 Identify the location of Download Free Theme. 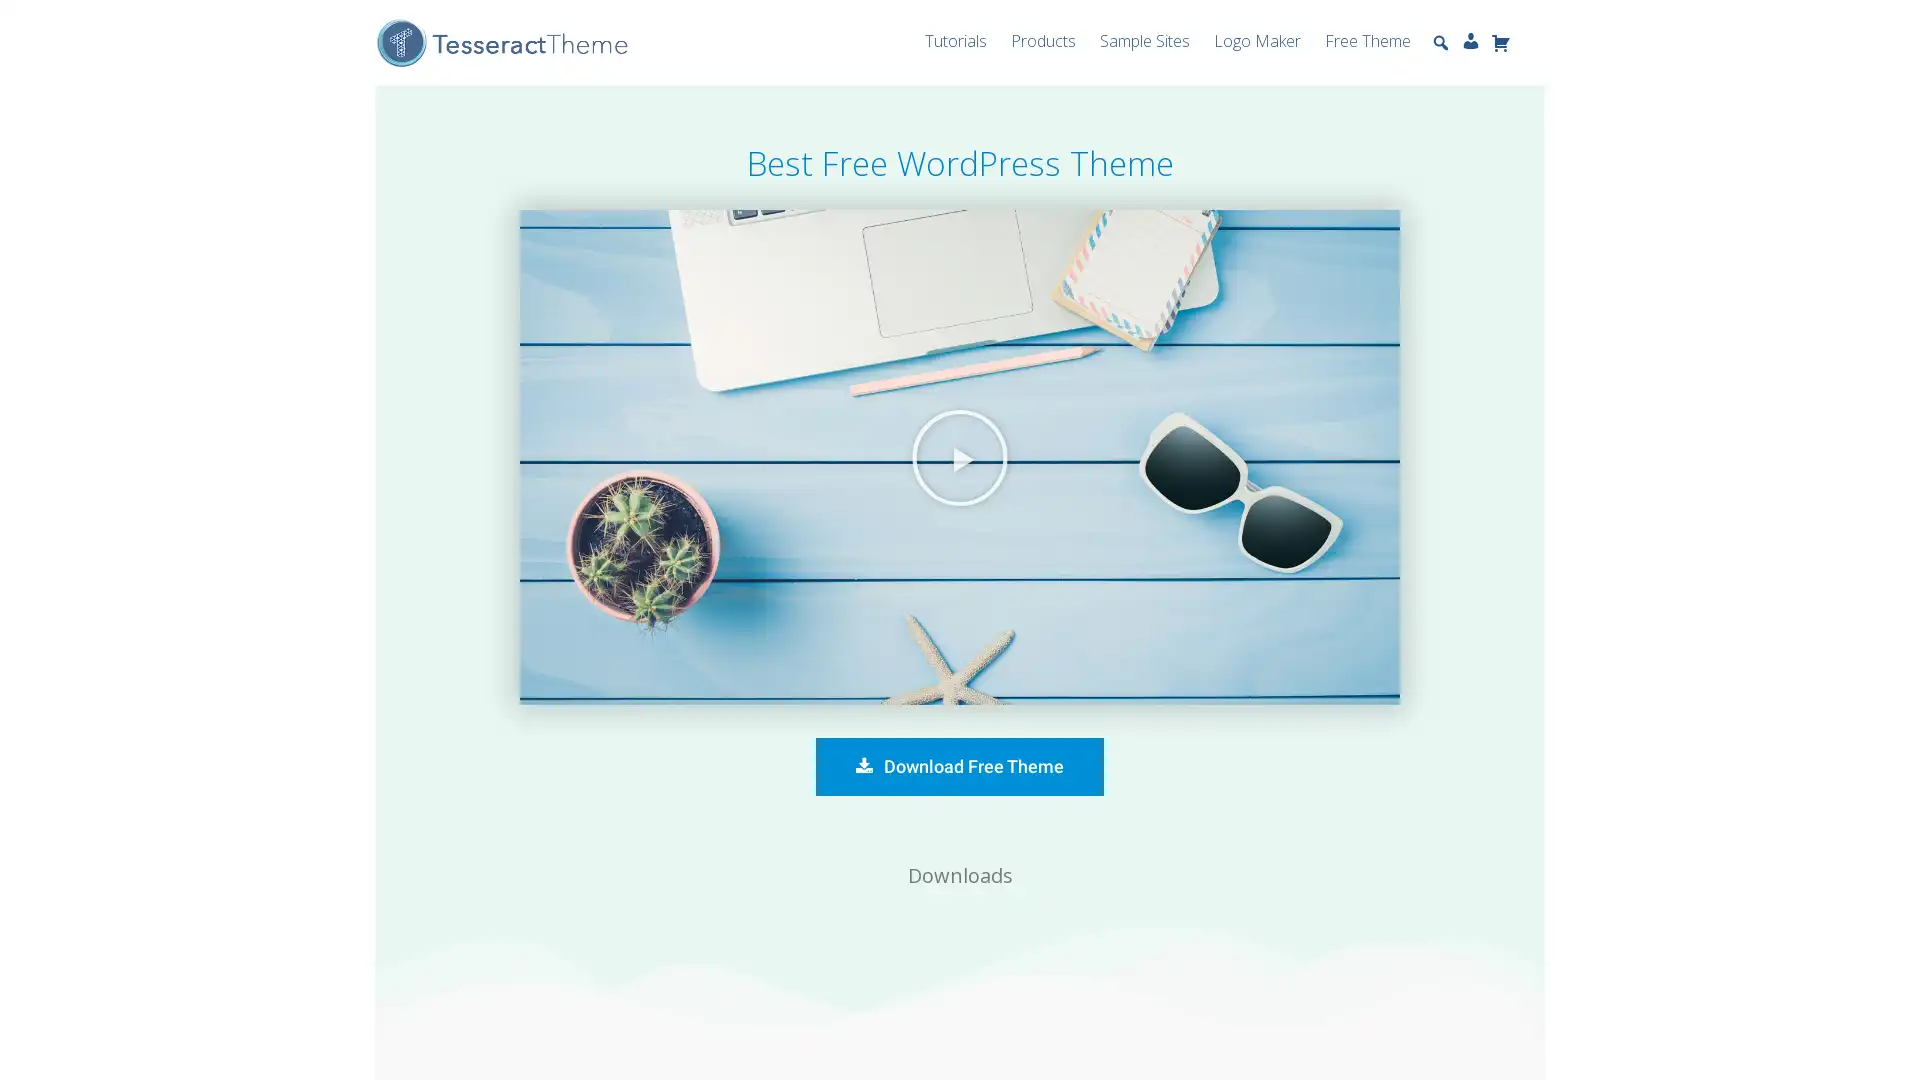
(960, 766).